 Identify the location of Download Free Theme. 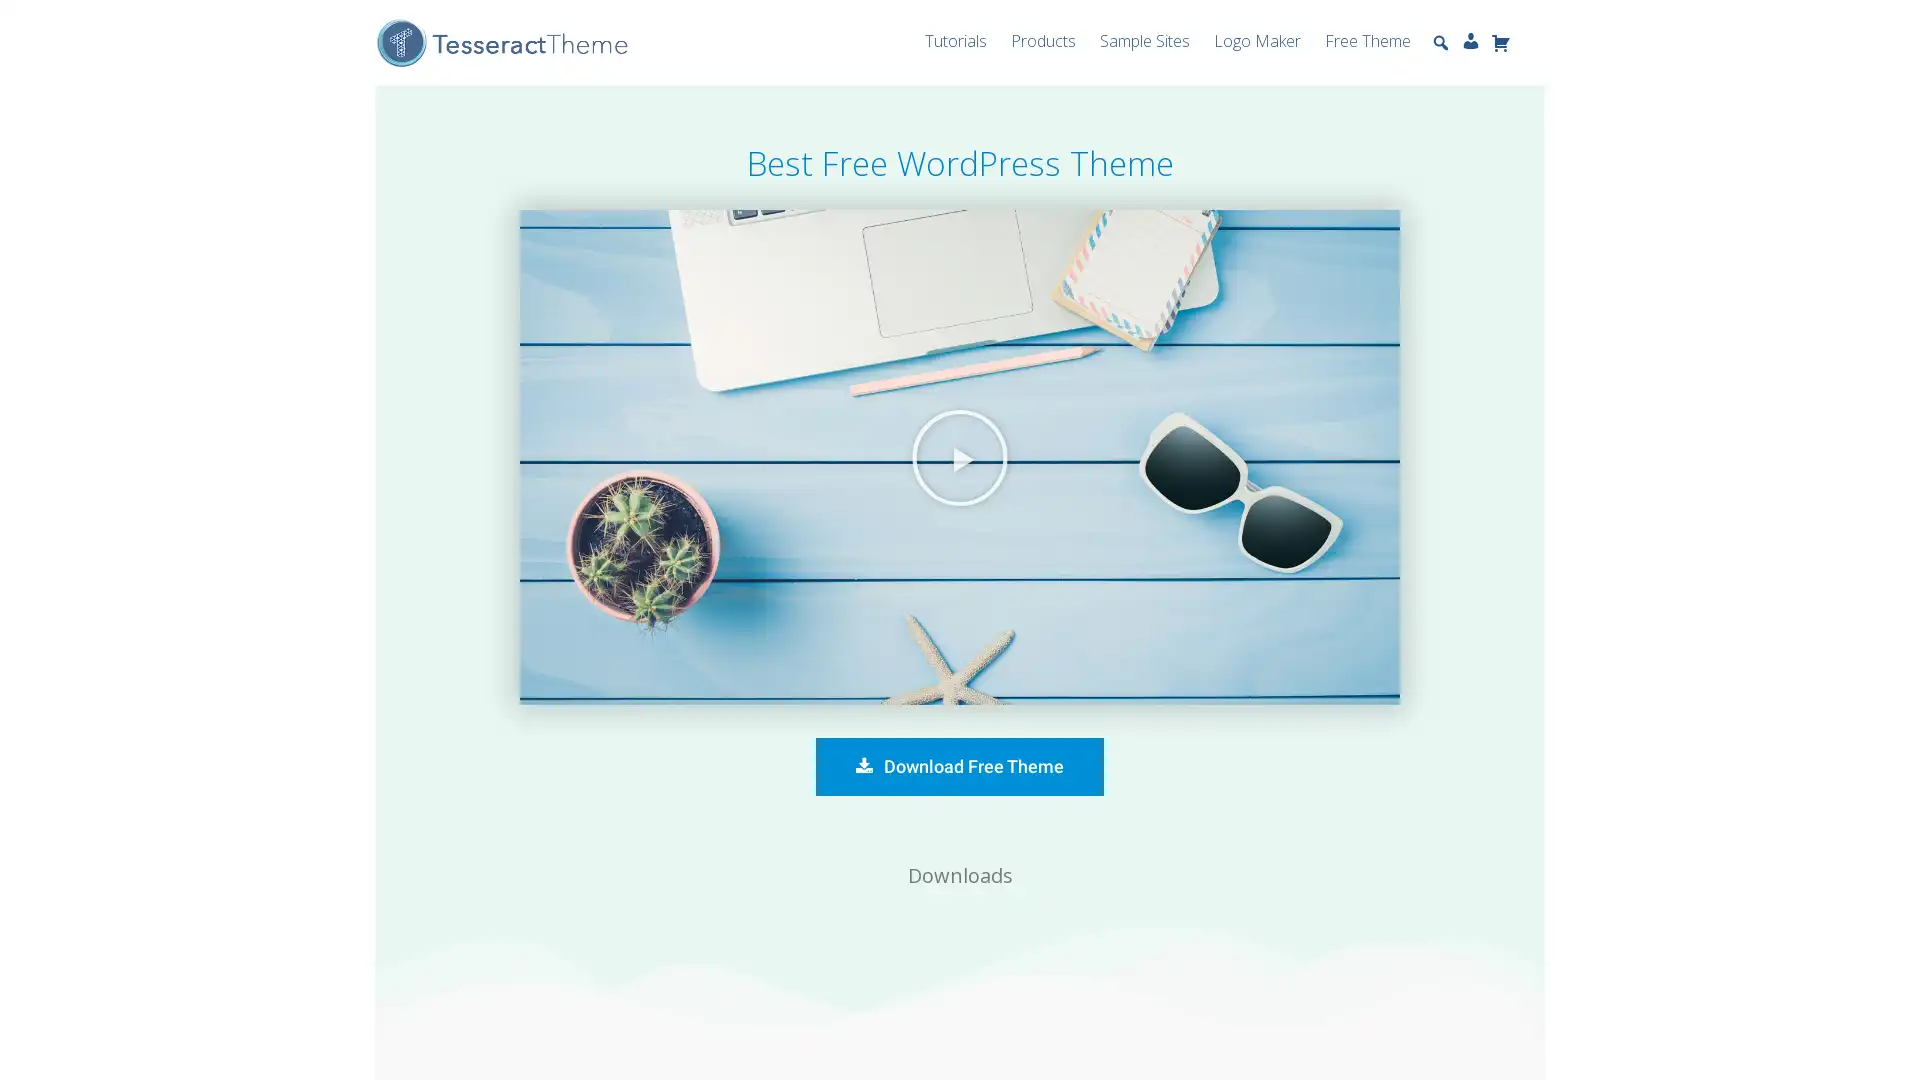
(960, 766).